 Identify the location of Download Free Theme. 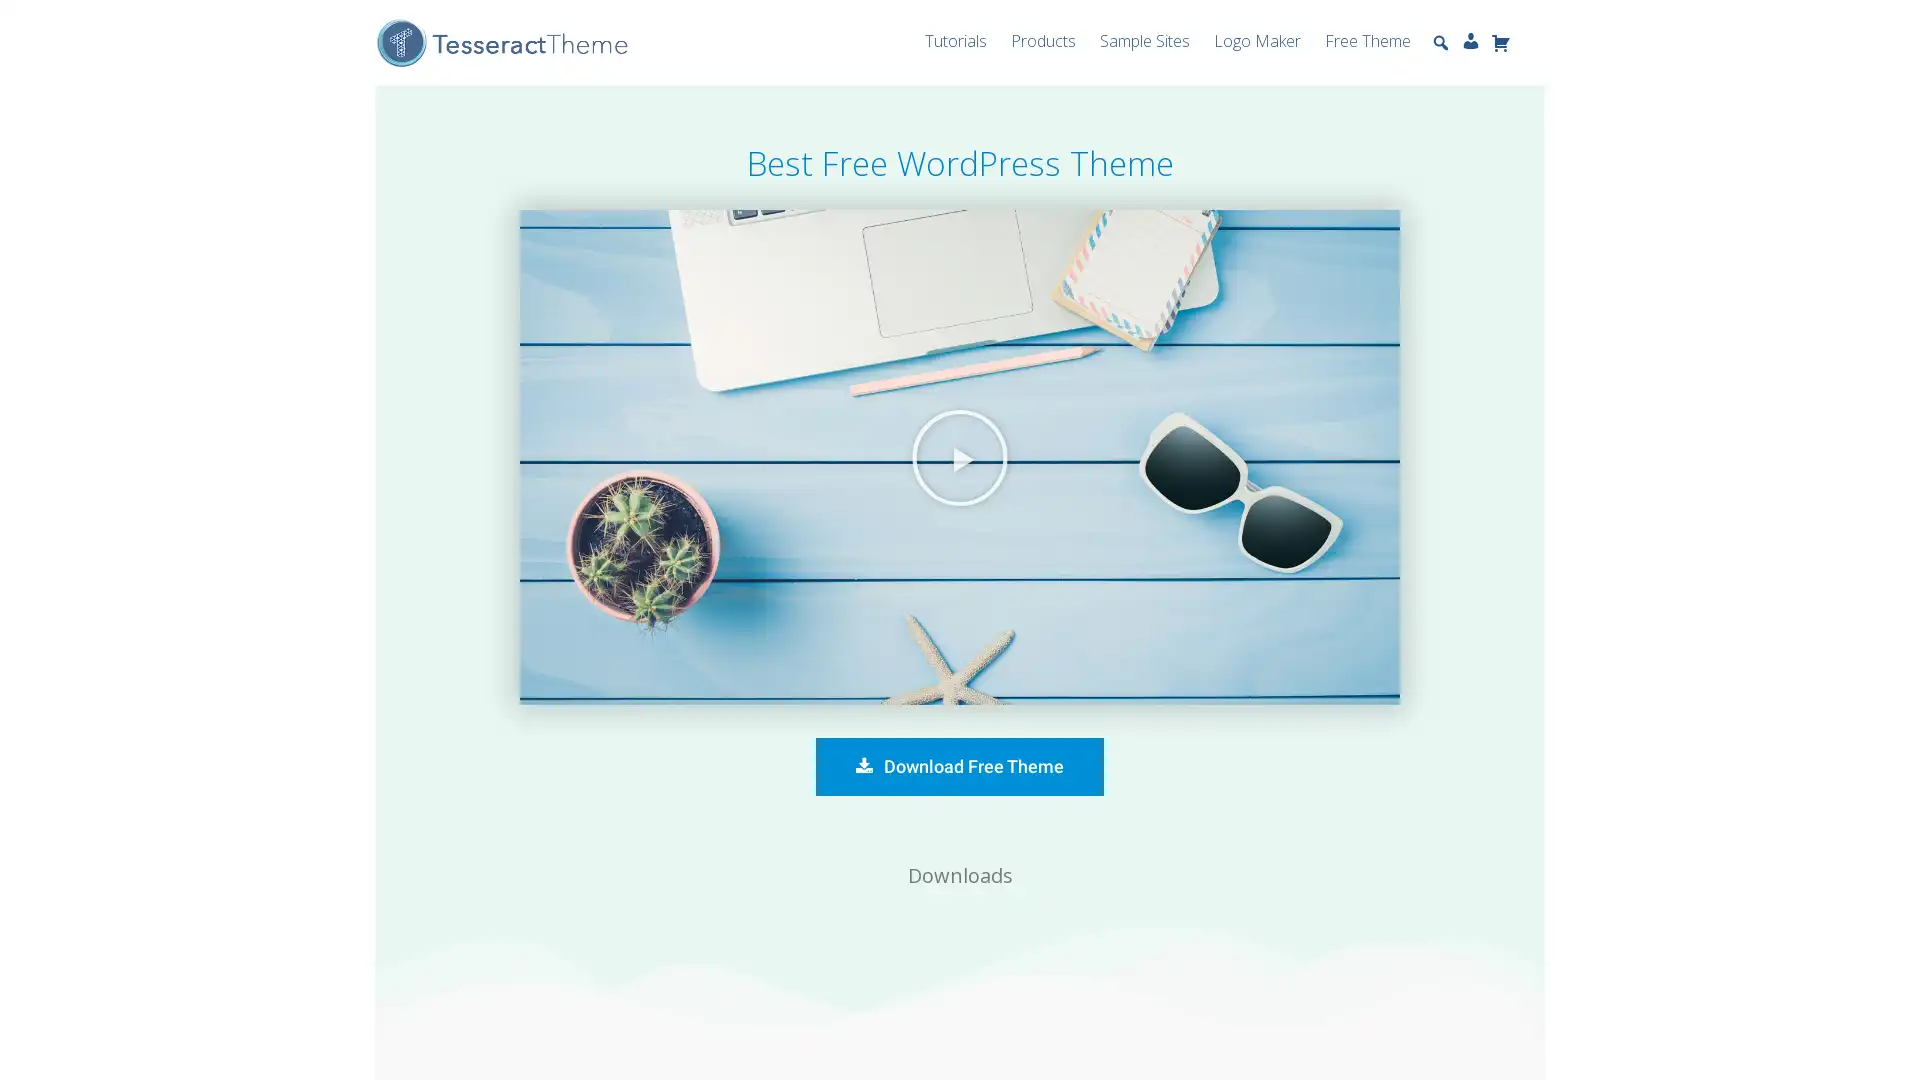
(960, 766).